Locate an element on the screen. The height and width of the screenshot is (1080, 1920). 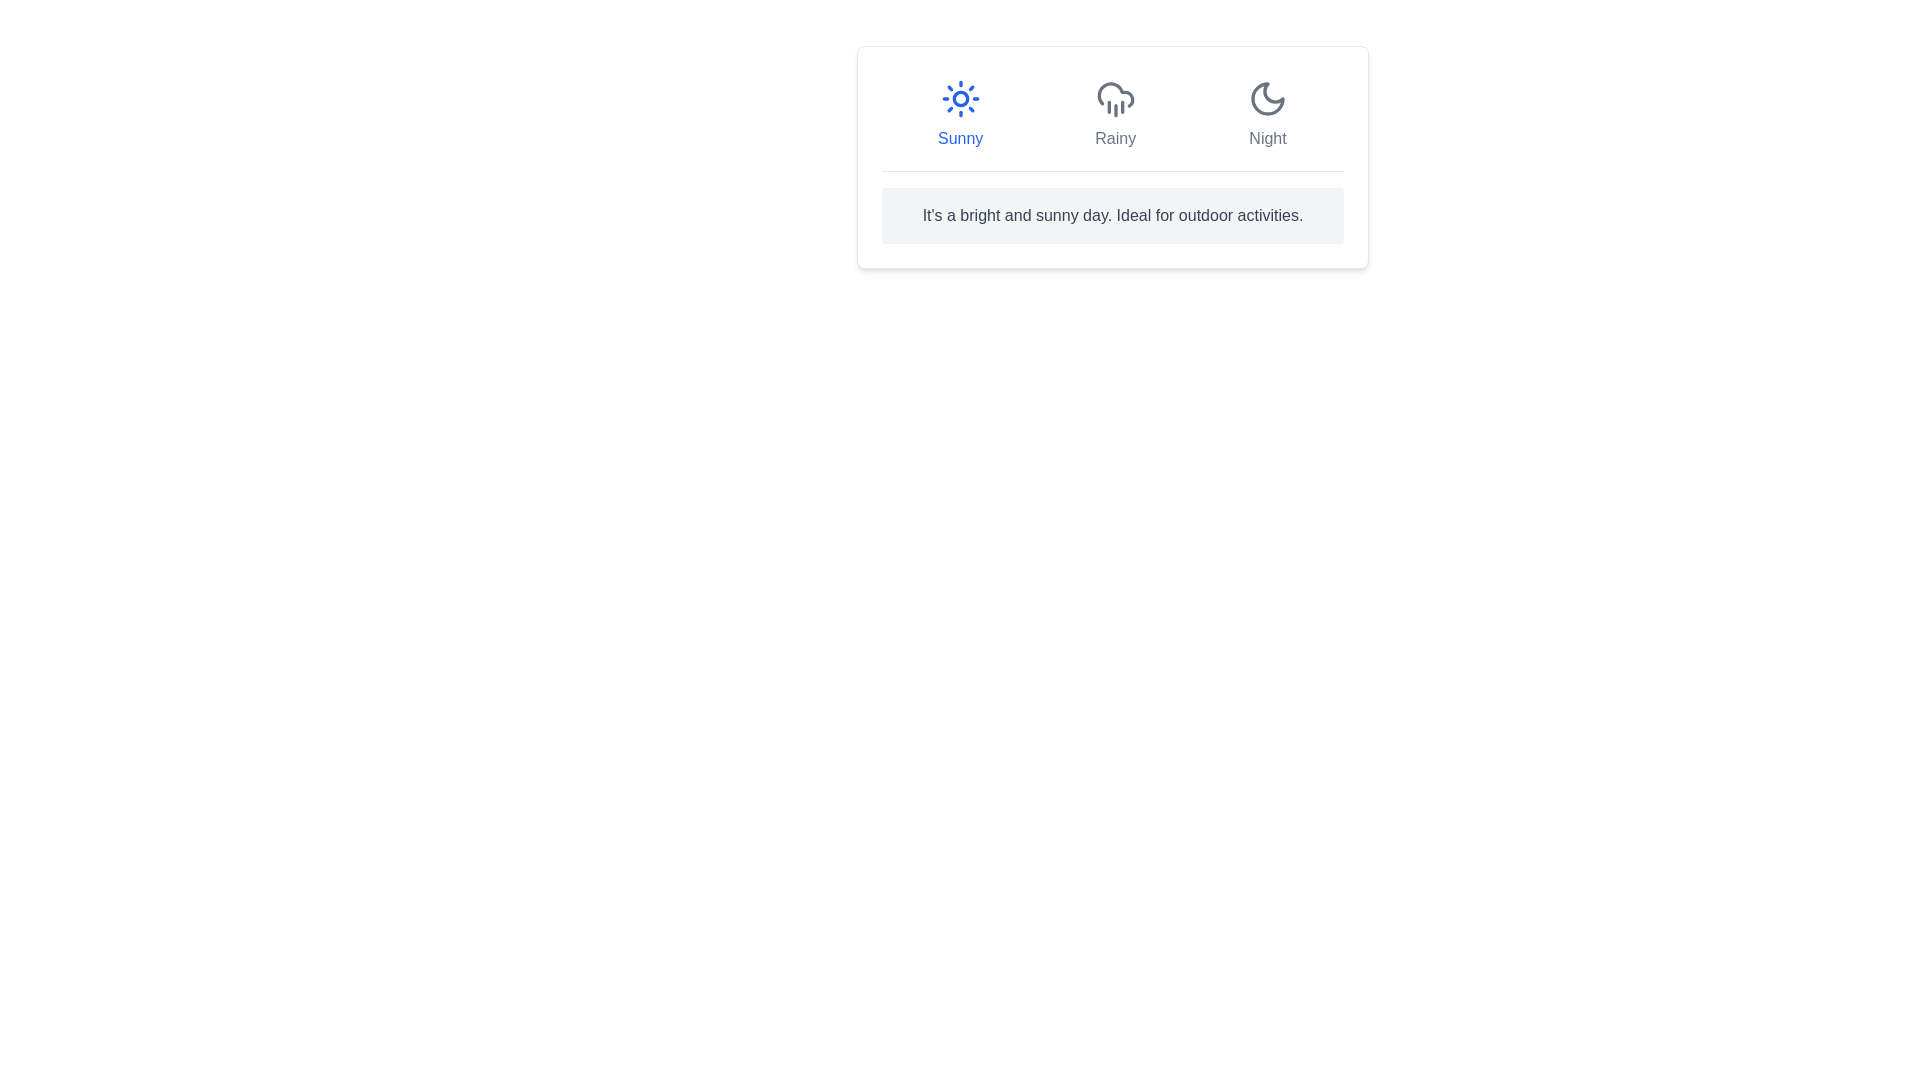
the Sunny tab is located at coordinates (960, 115).